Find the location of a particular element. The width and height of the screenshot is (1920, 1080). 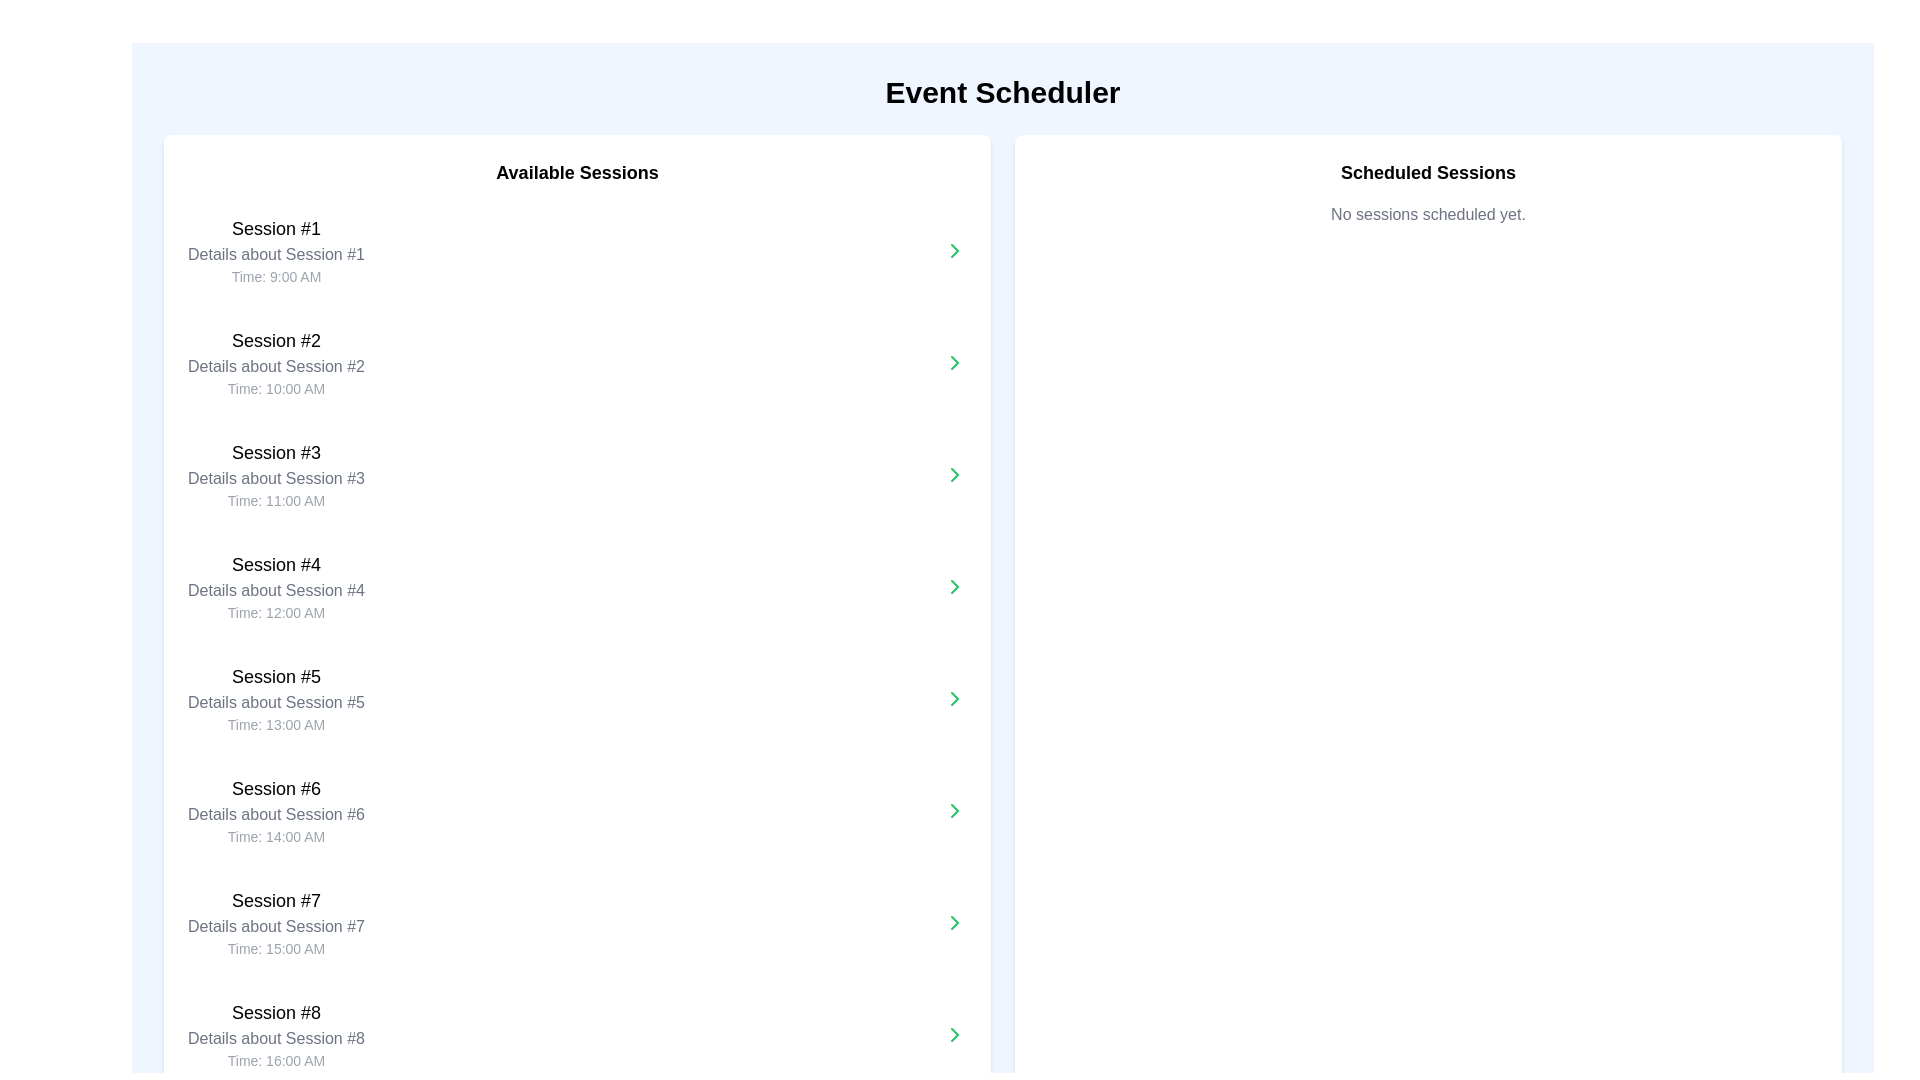

the right-pointing chevron indicator corresponding to 'Session #8' in the 'Available Sessions' list is located at coordinates (954, 1034).